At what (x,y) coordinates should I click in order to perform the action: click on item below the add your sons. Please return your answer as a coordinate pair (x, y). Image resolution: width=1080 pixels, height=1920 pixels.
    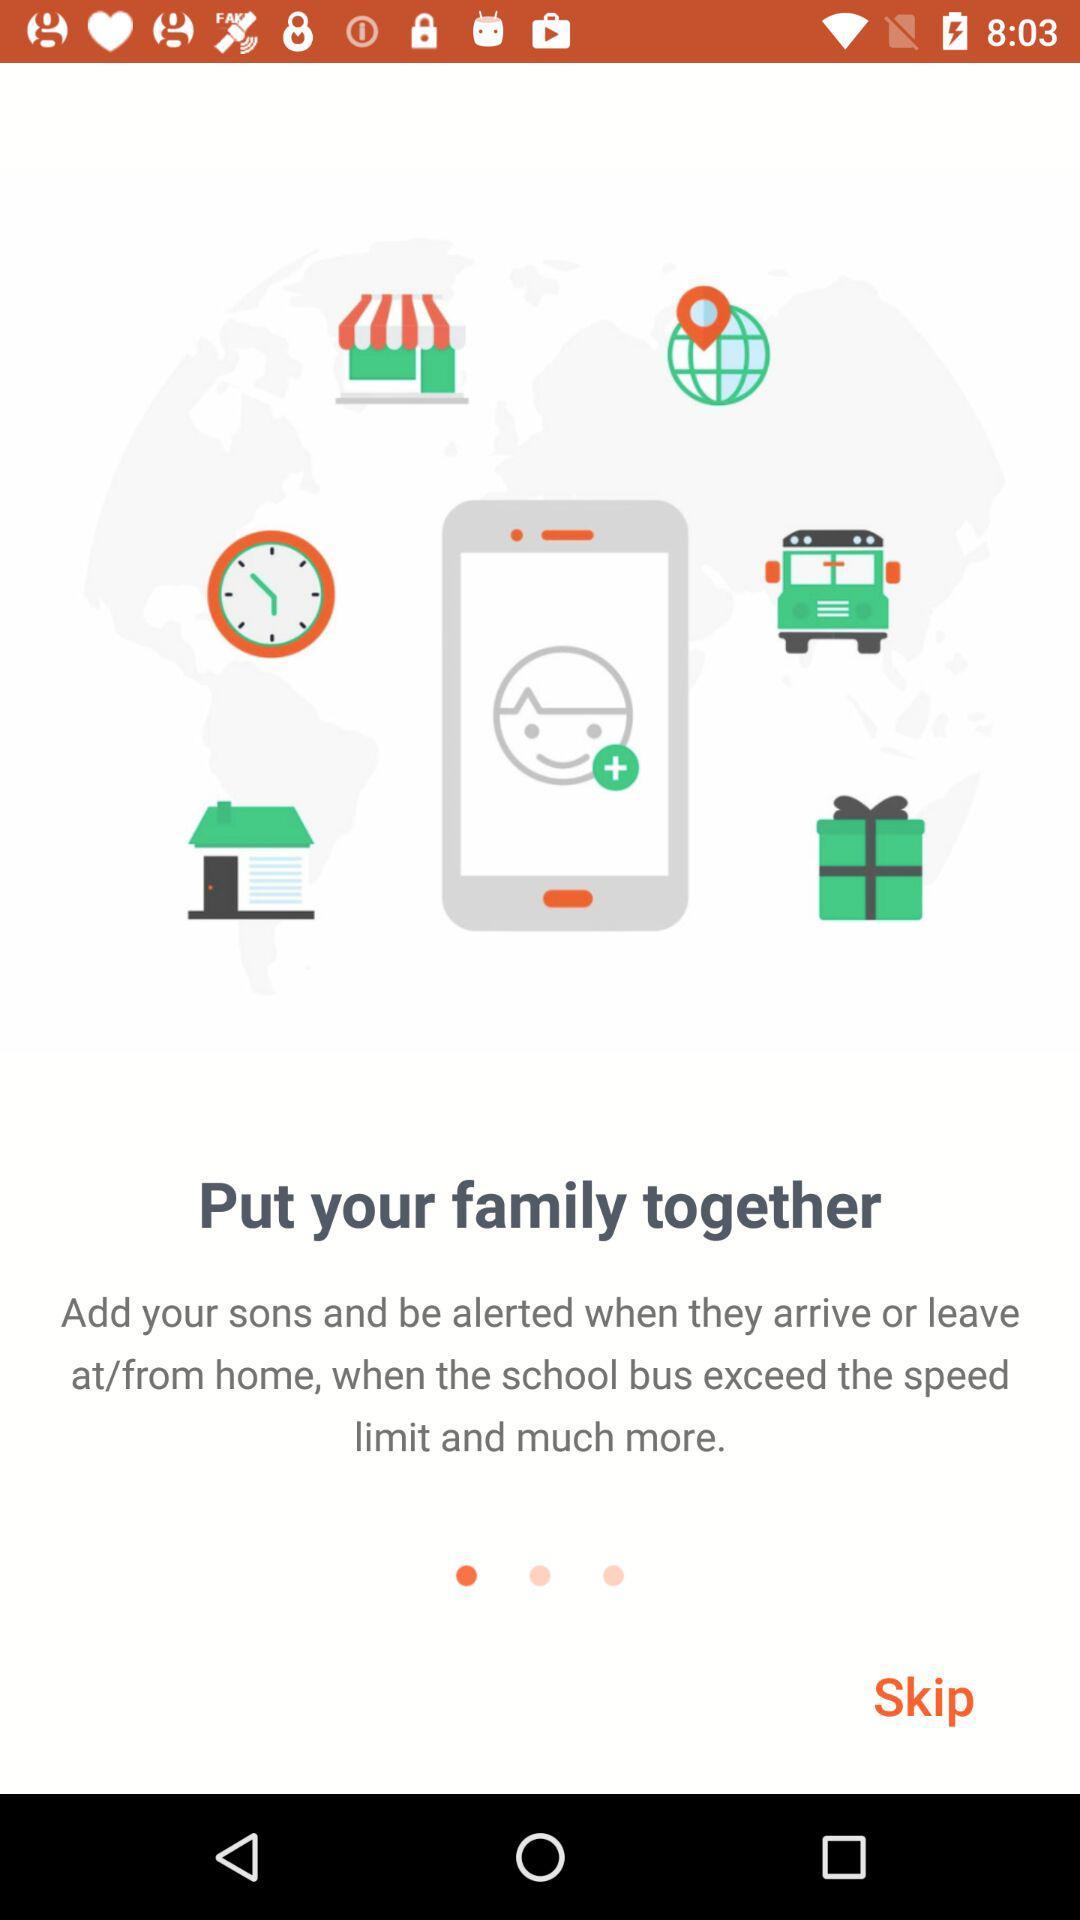
    Looking at the image, I should click on (924, 1694).